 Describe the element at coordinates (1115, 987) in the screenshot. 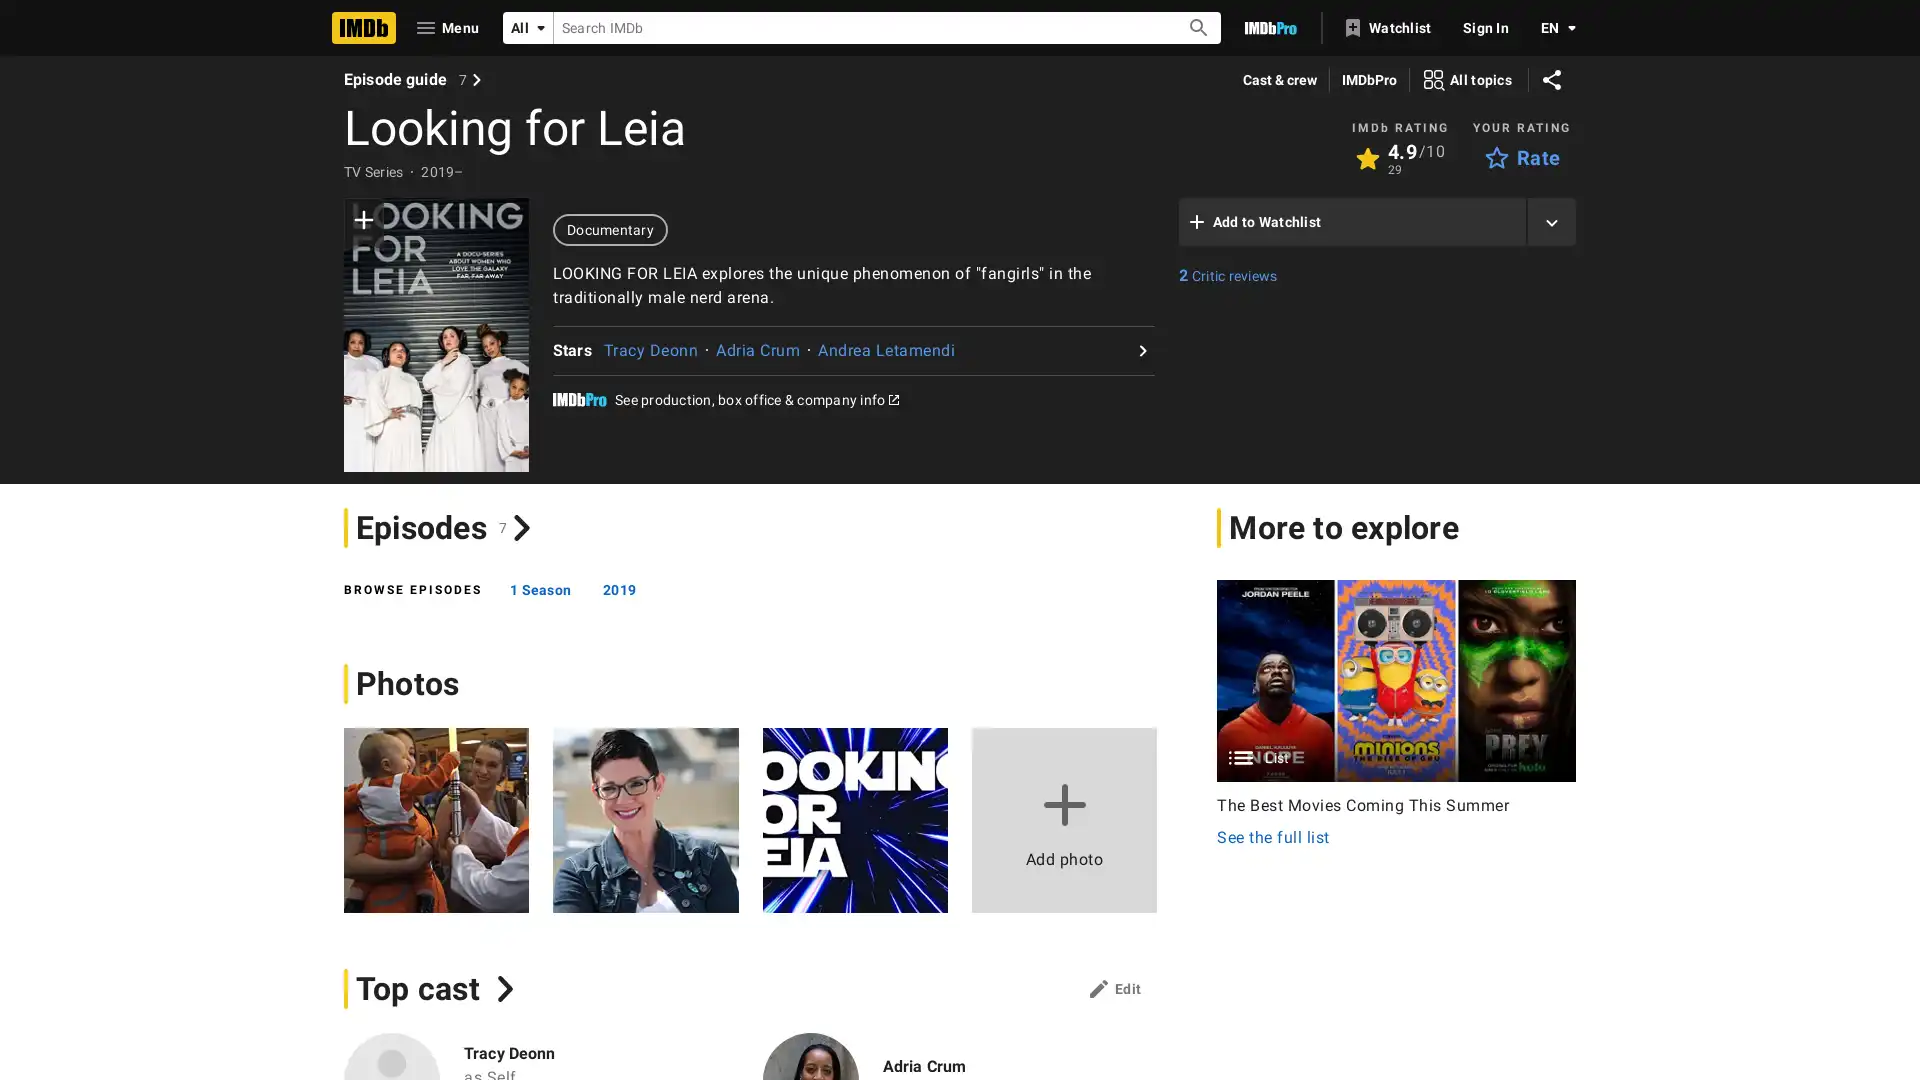

I see `Top cast: edit` at that location.